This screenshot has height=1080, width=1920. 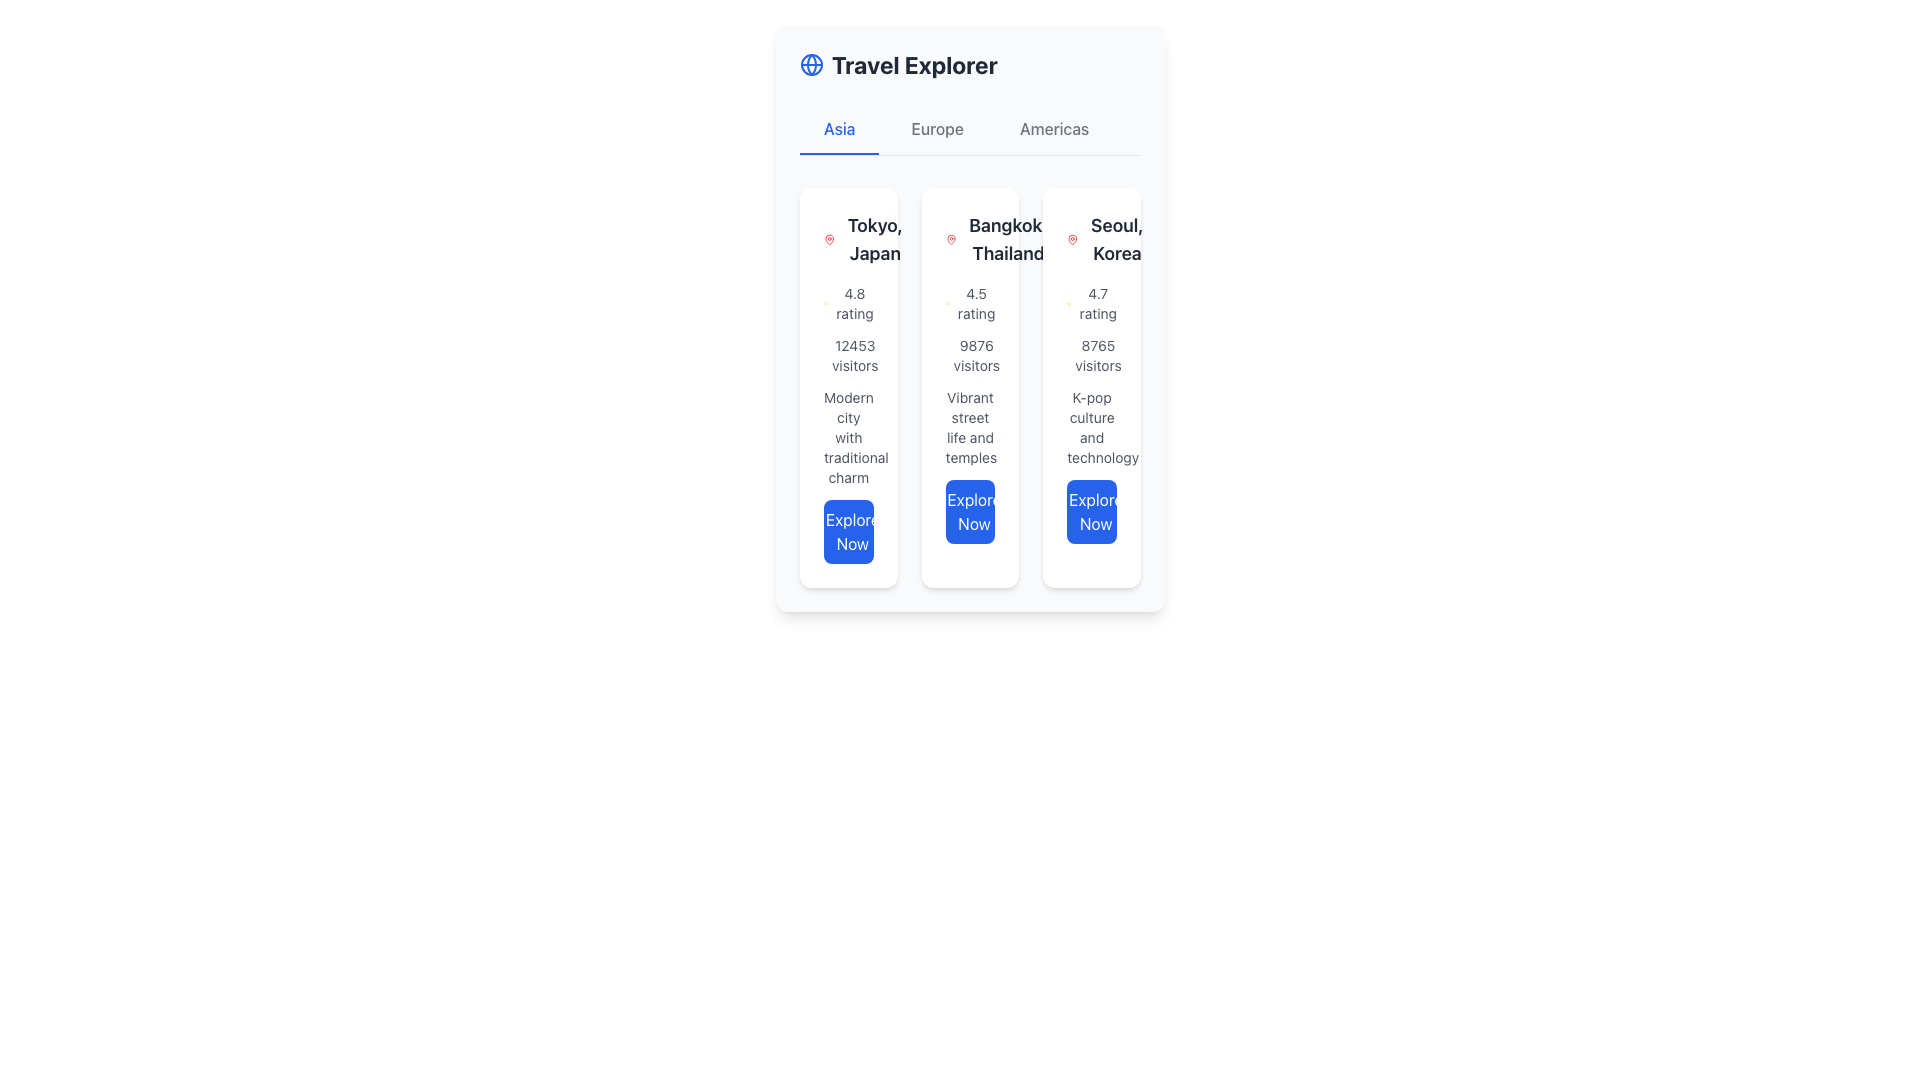 What do you see at coordinates (811, 64) in the screenshot?
I see `the SVG circle element that represents a globe, located at the top-left corner of the interface next to the title 'Travel Explorer'` at bounding box center [811, 64].